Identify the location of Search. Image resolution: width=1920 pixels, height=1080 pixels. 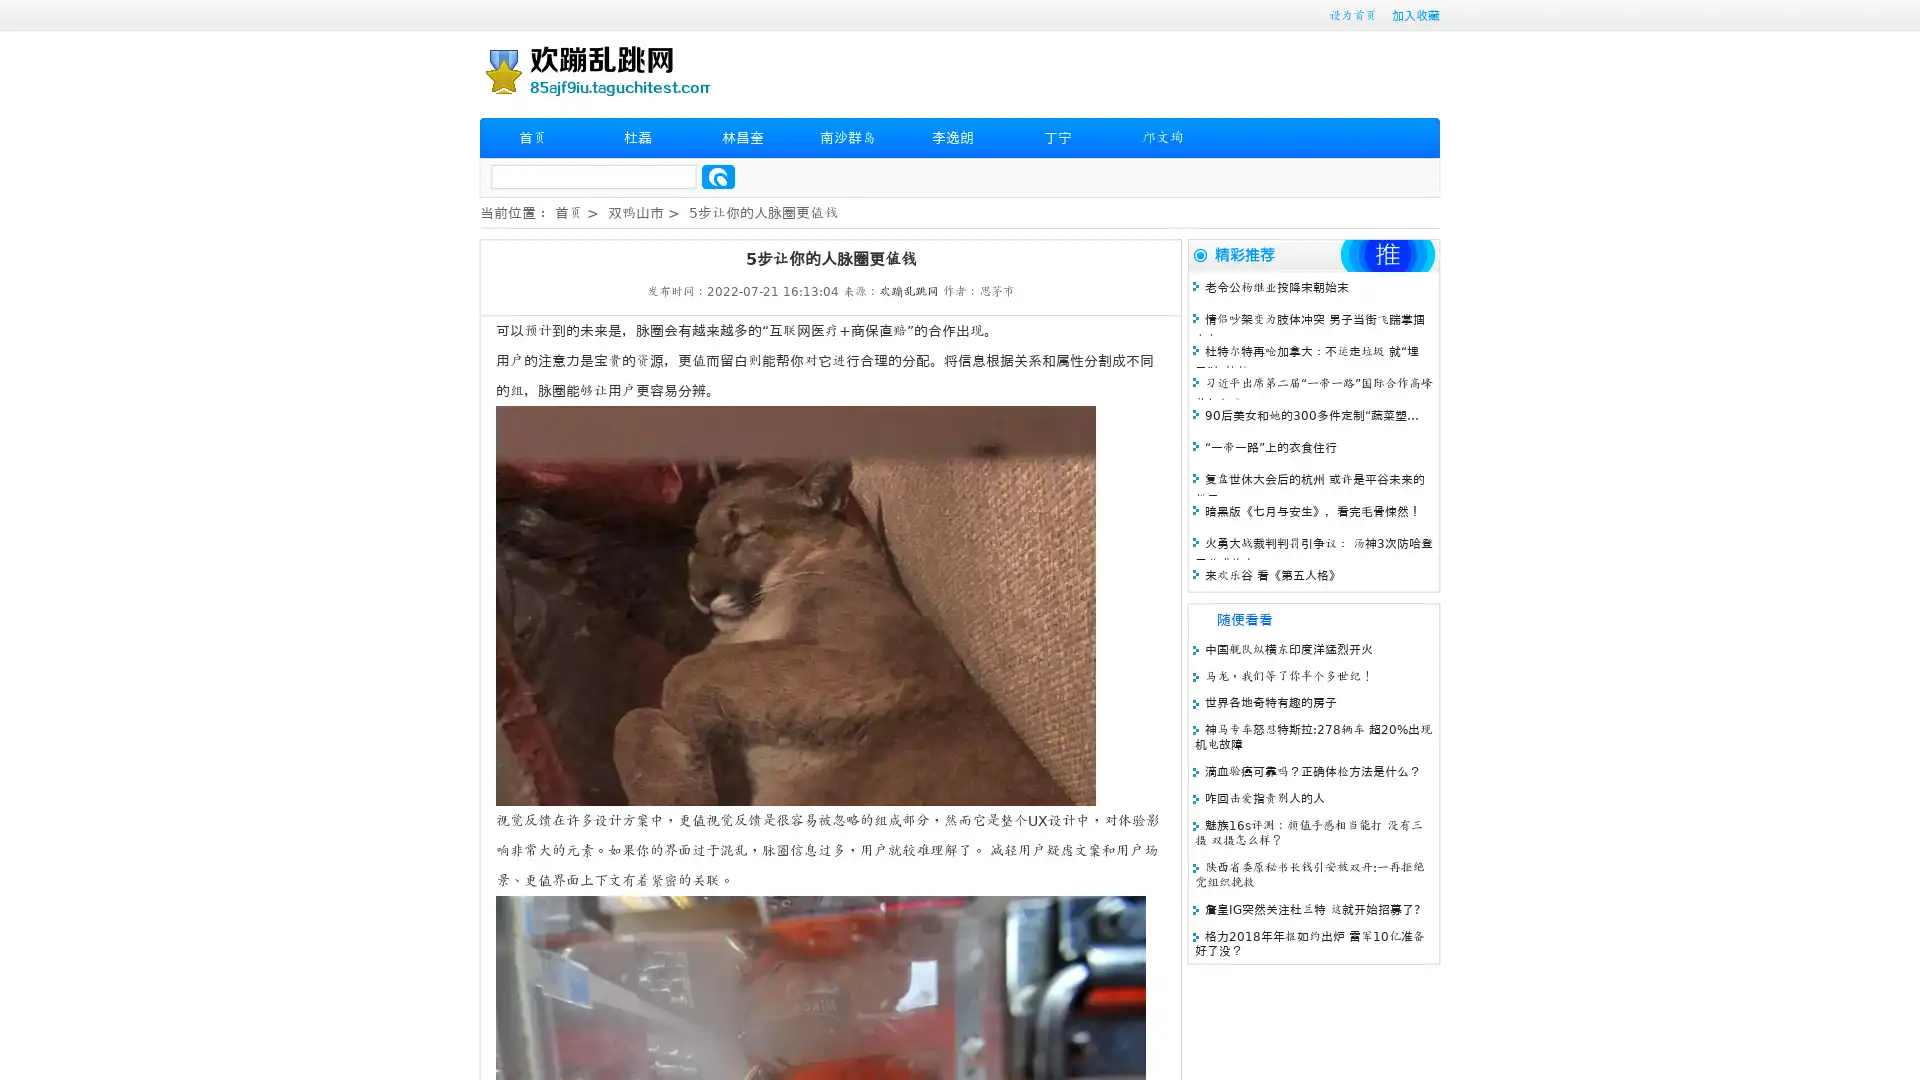
(718, 176).